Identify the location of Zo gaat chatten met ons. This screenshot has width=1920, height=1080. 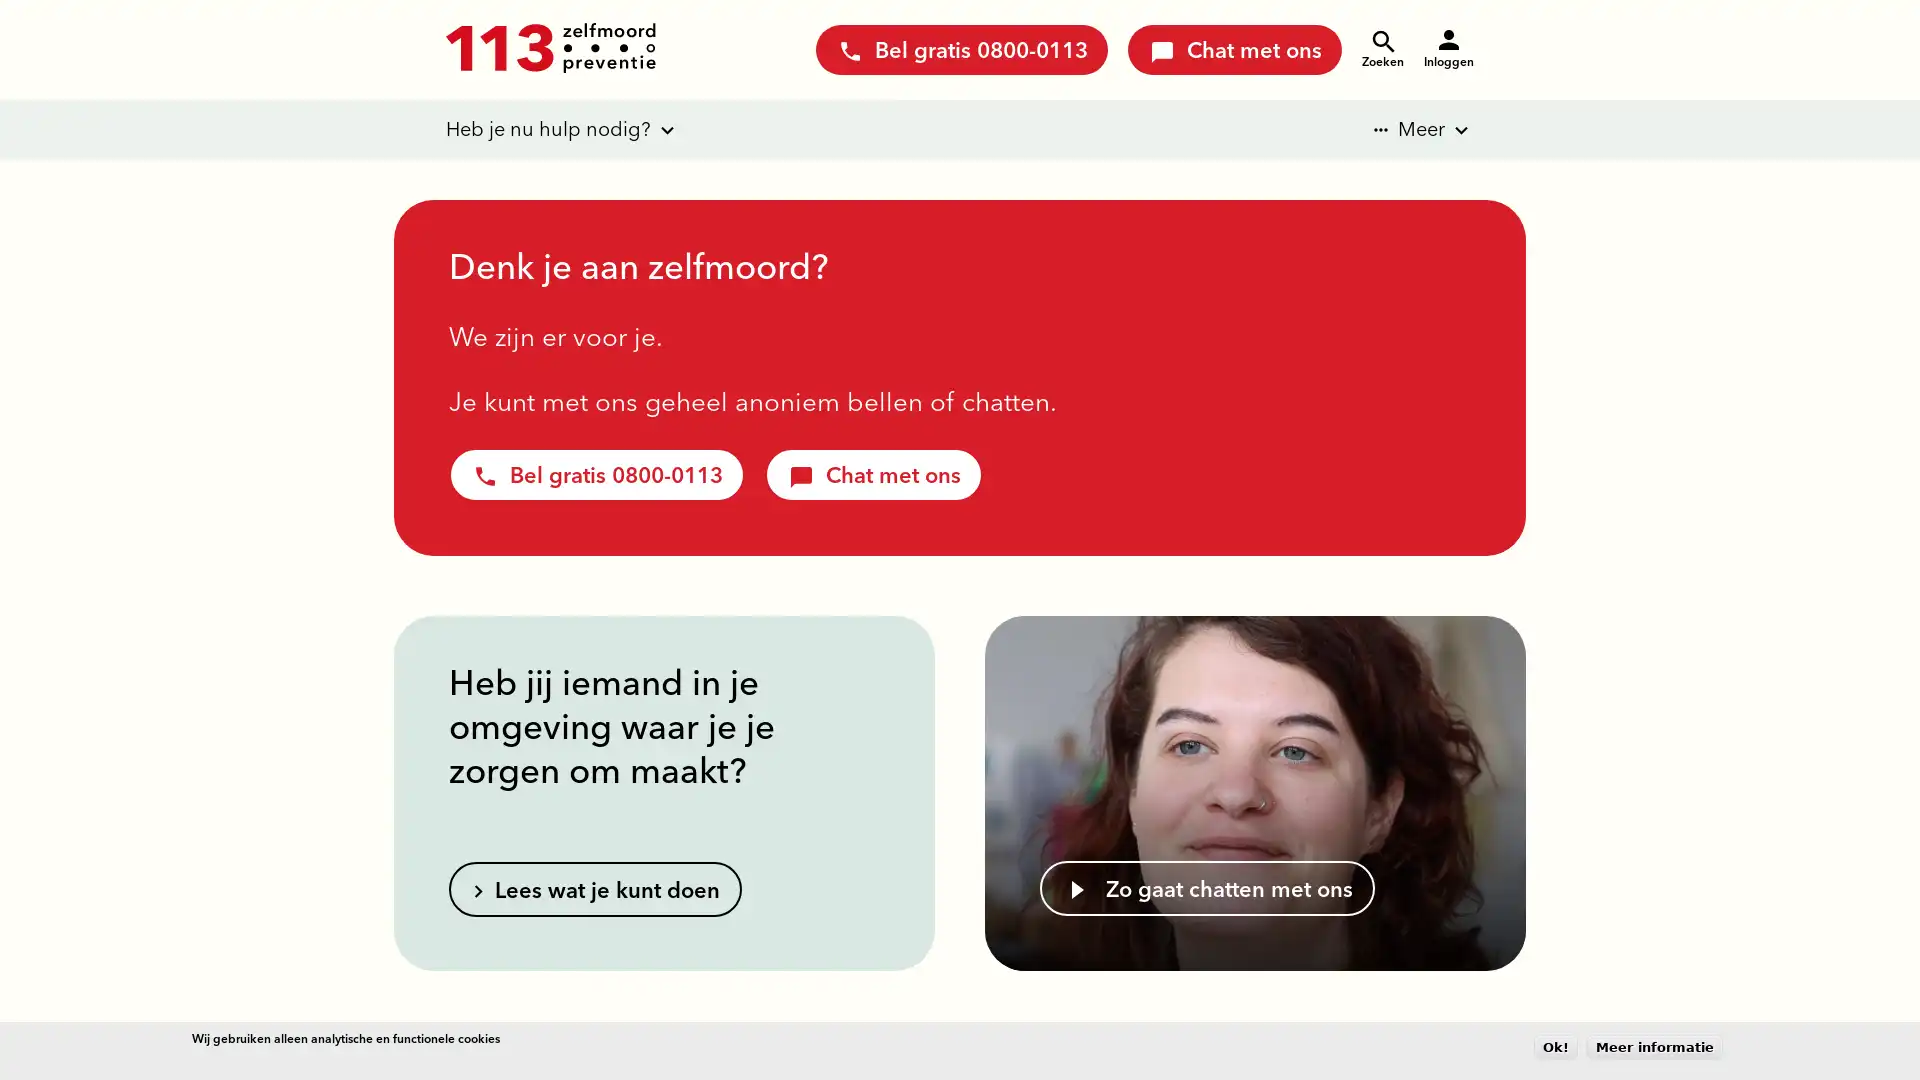
(1206, 887).